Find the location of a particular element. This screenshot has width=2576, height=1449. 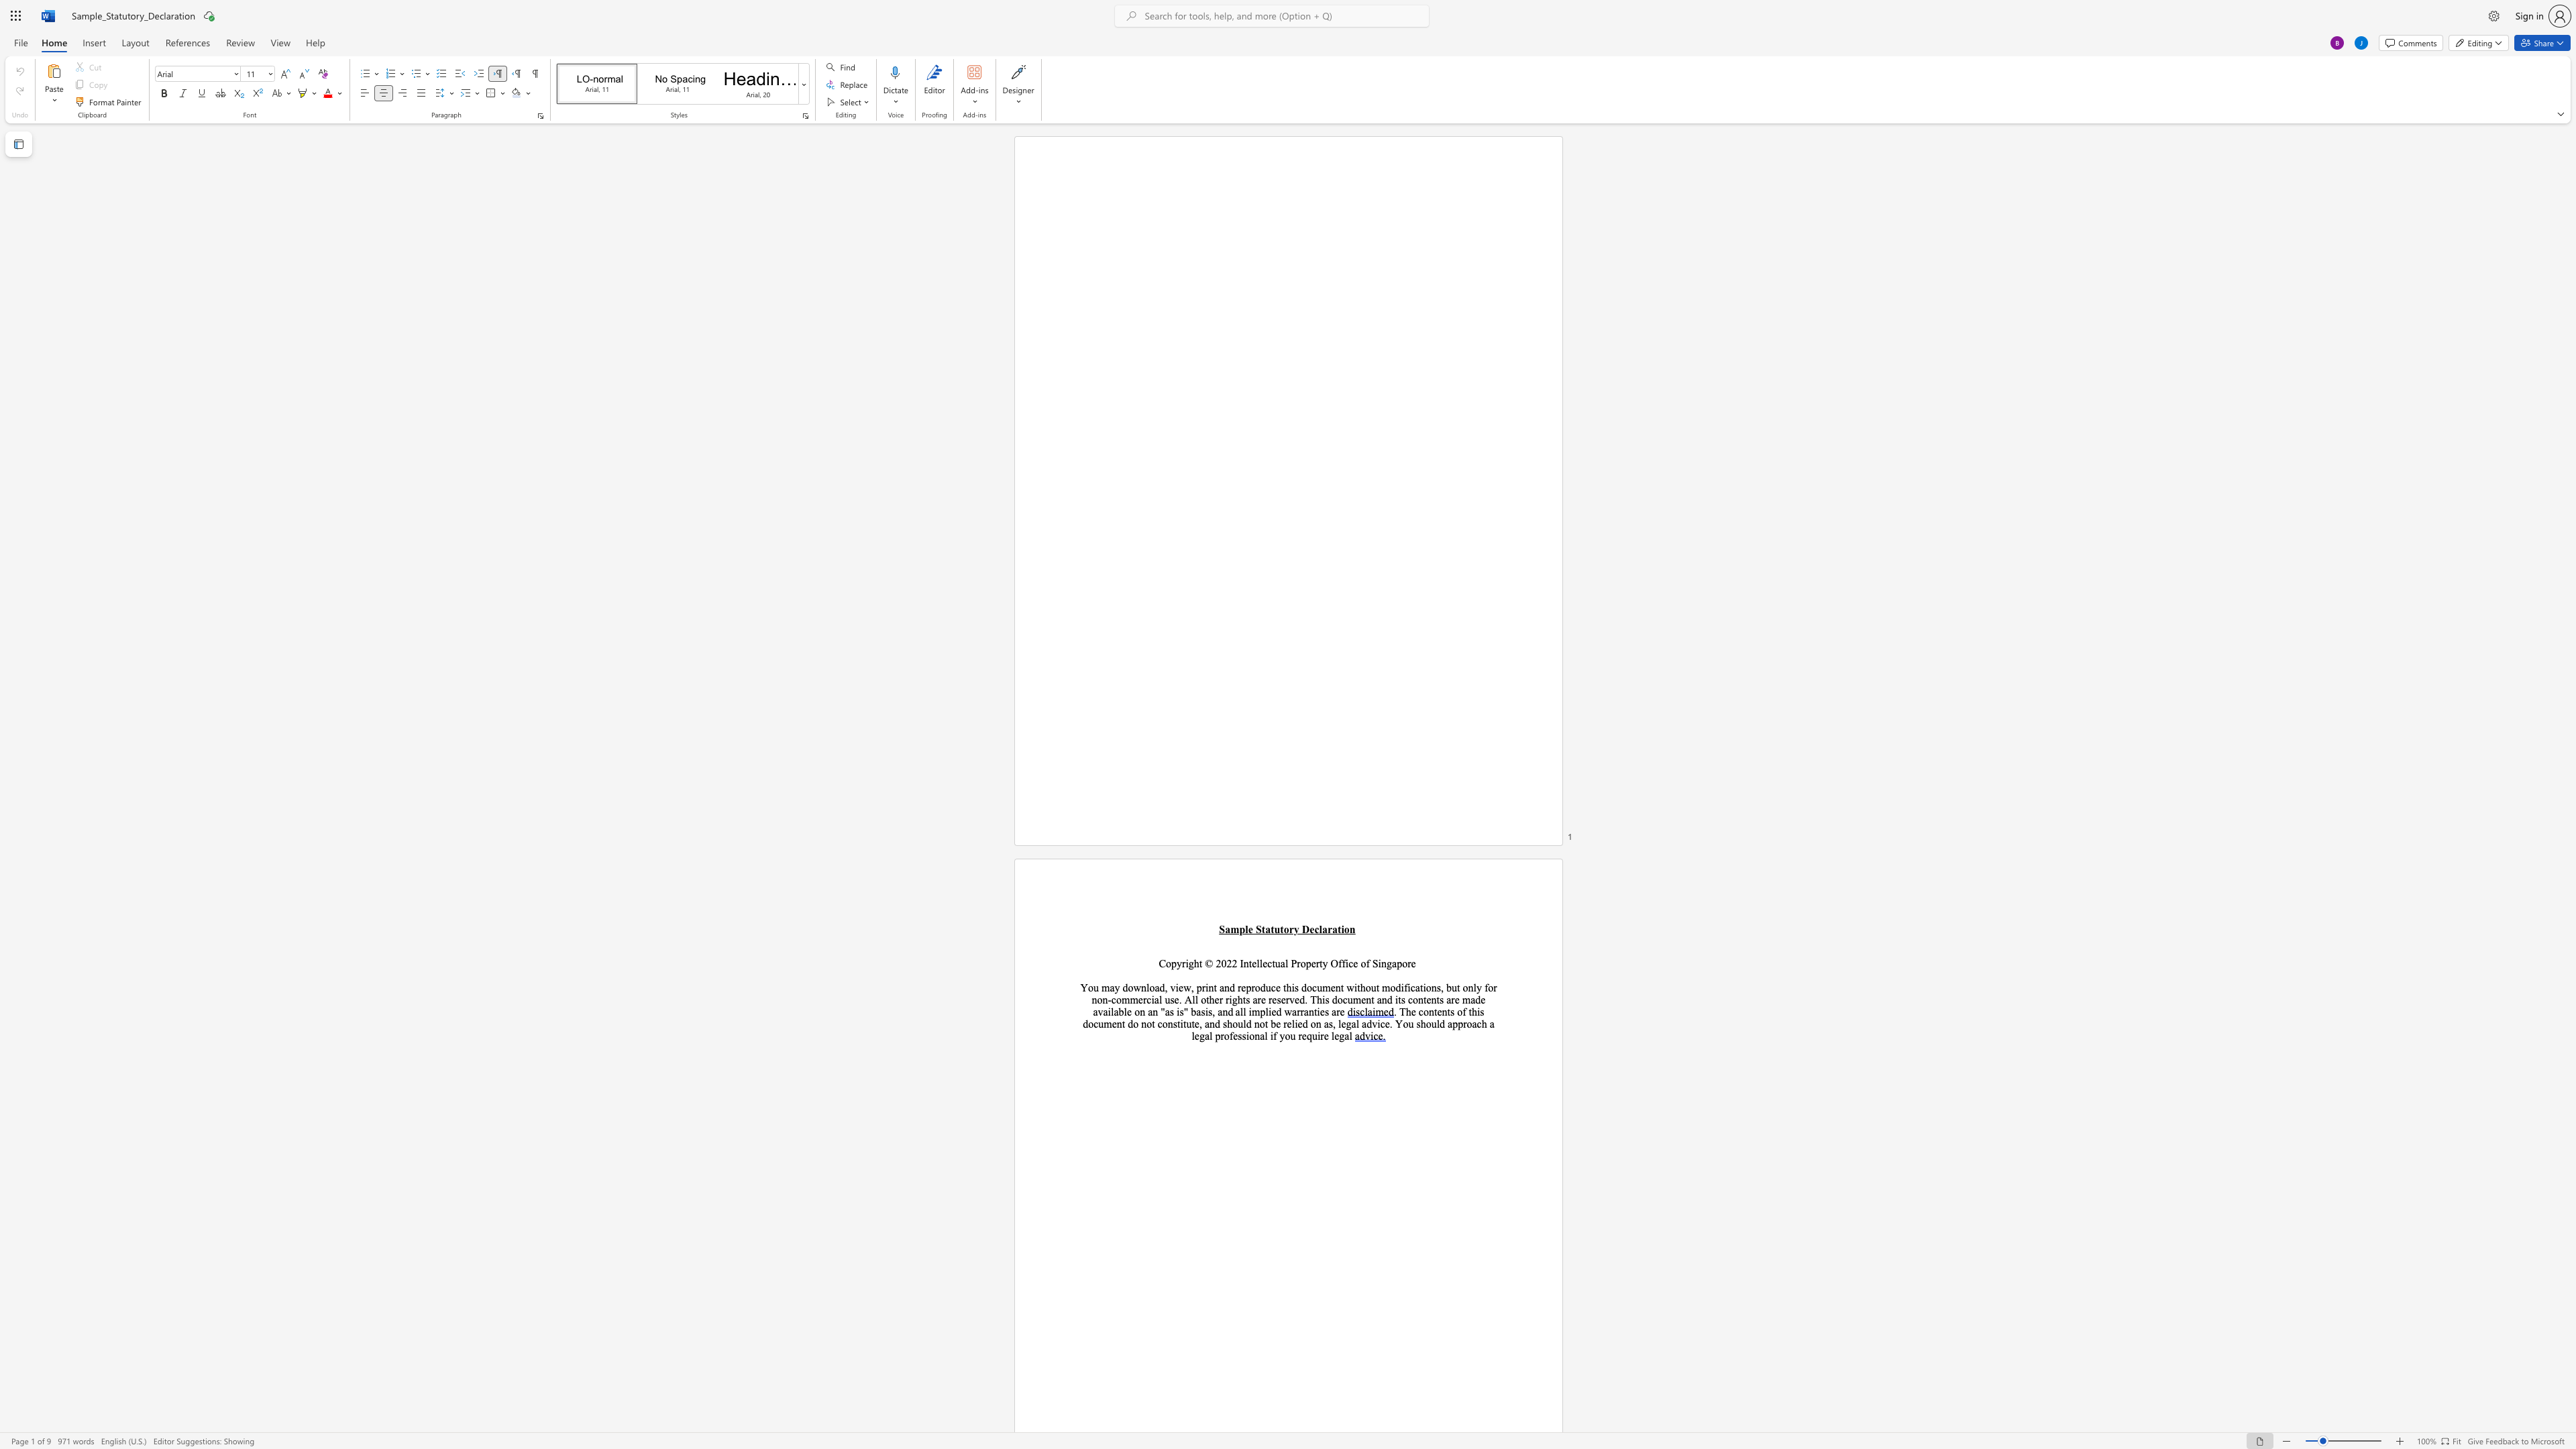

the subset text ". The contents o" within the text ". The contents of this document" is located at coordinates (1392, 1010).